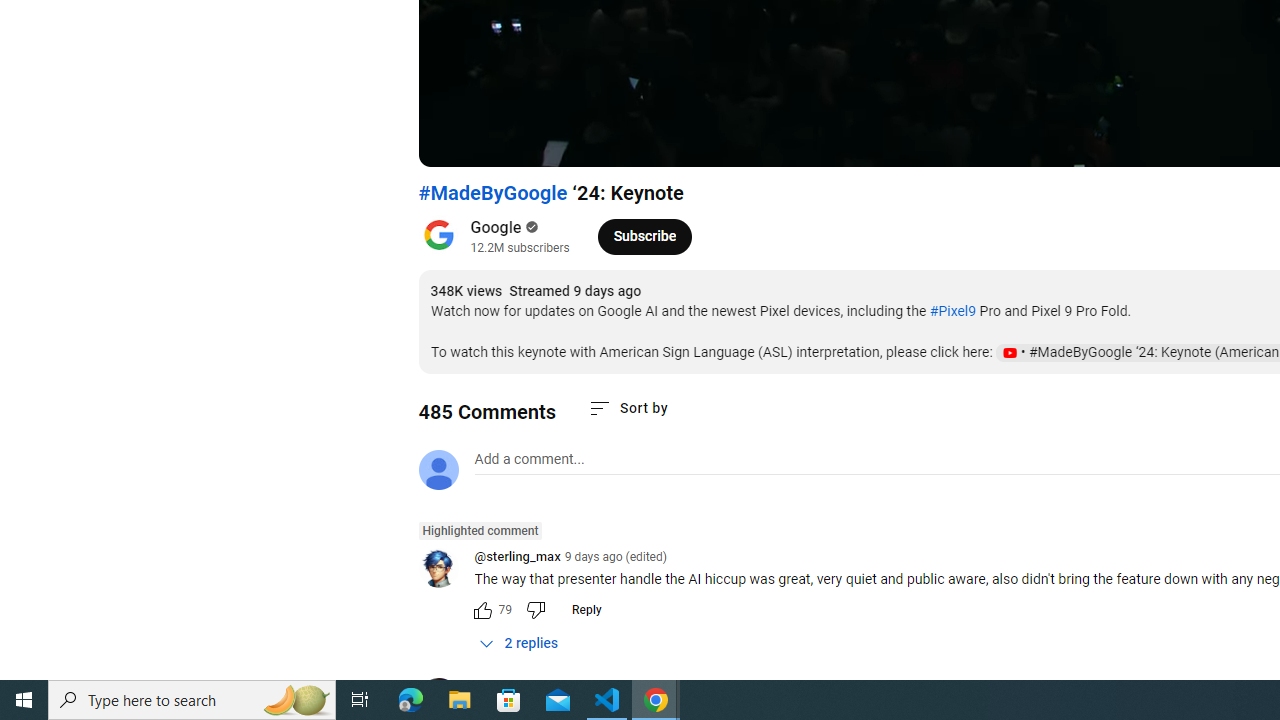 This screenshot has width=1280, height=720. Describe the element at coordinates (951, 311) in the screenshot. I see `'#Pixel9'` at that location.